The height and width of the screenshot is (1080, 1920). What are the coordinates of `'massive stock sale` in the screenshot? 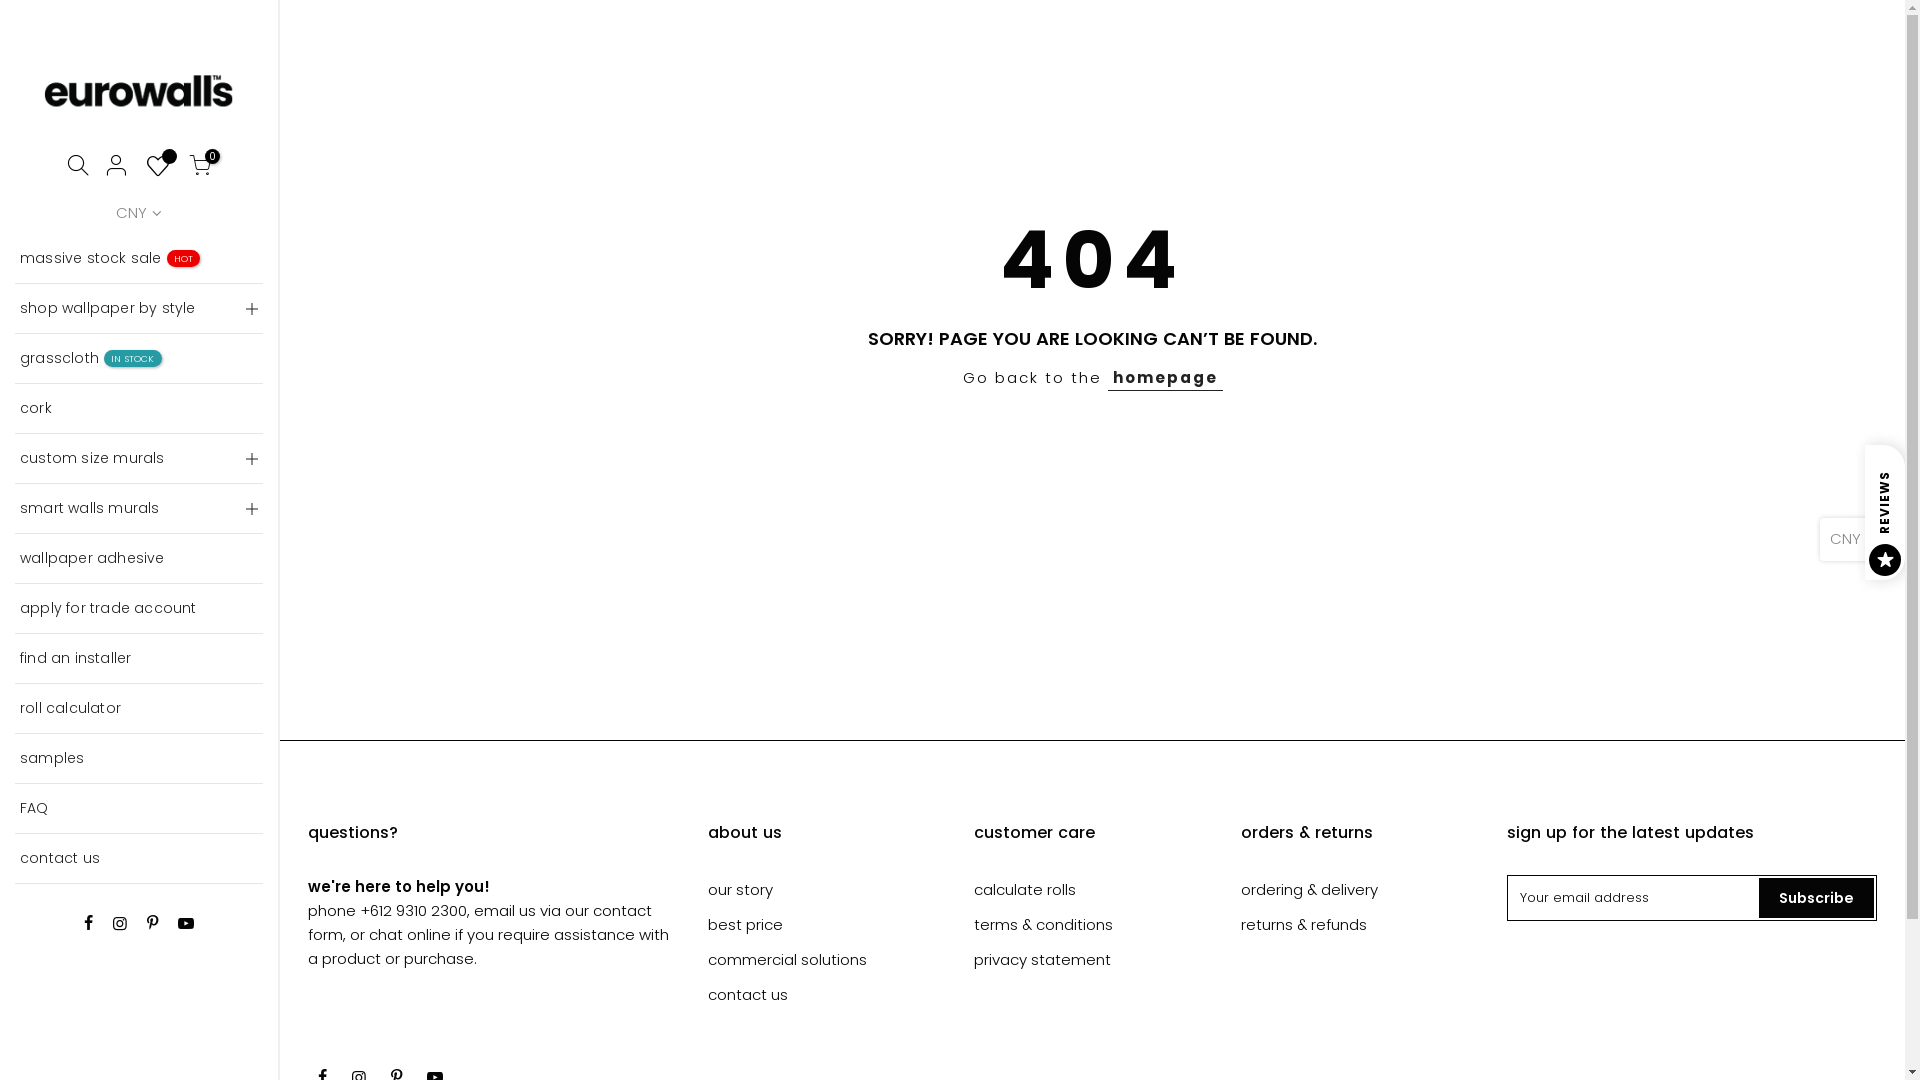 It's located at (138, 257).